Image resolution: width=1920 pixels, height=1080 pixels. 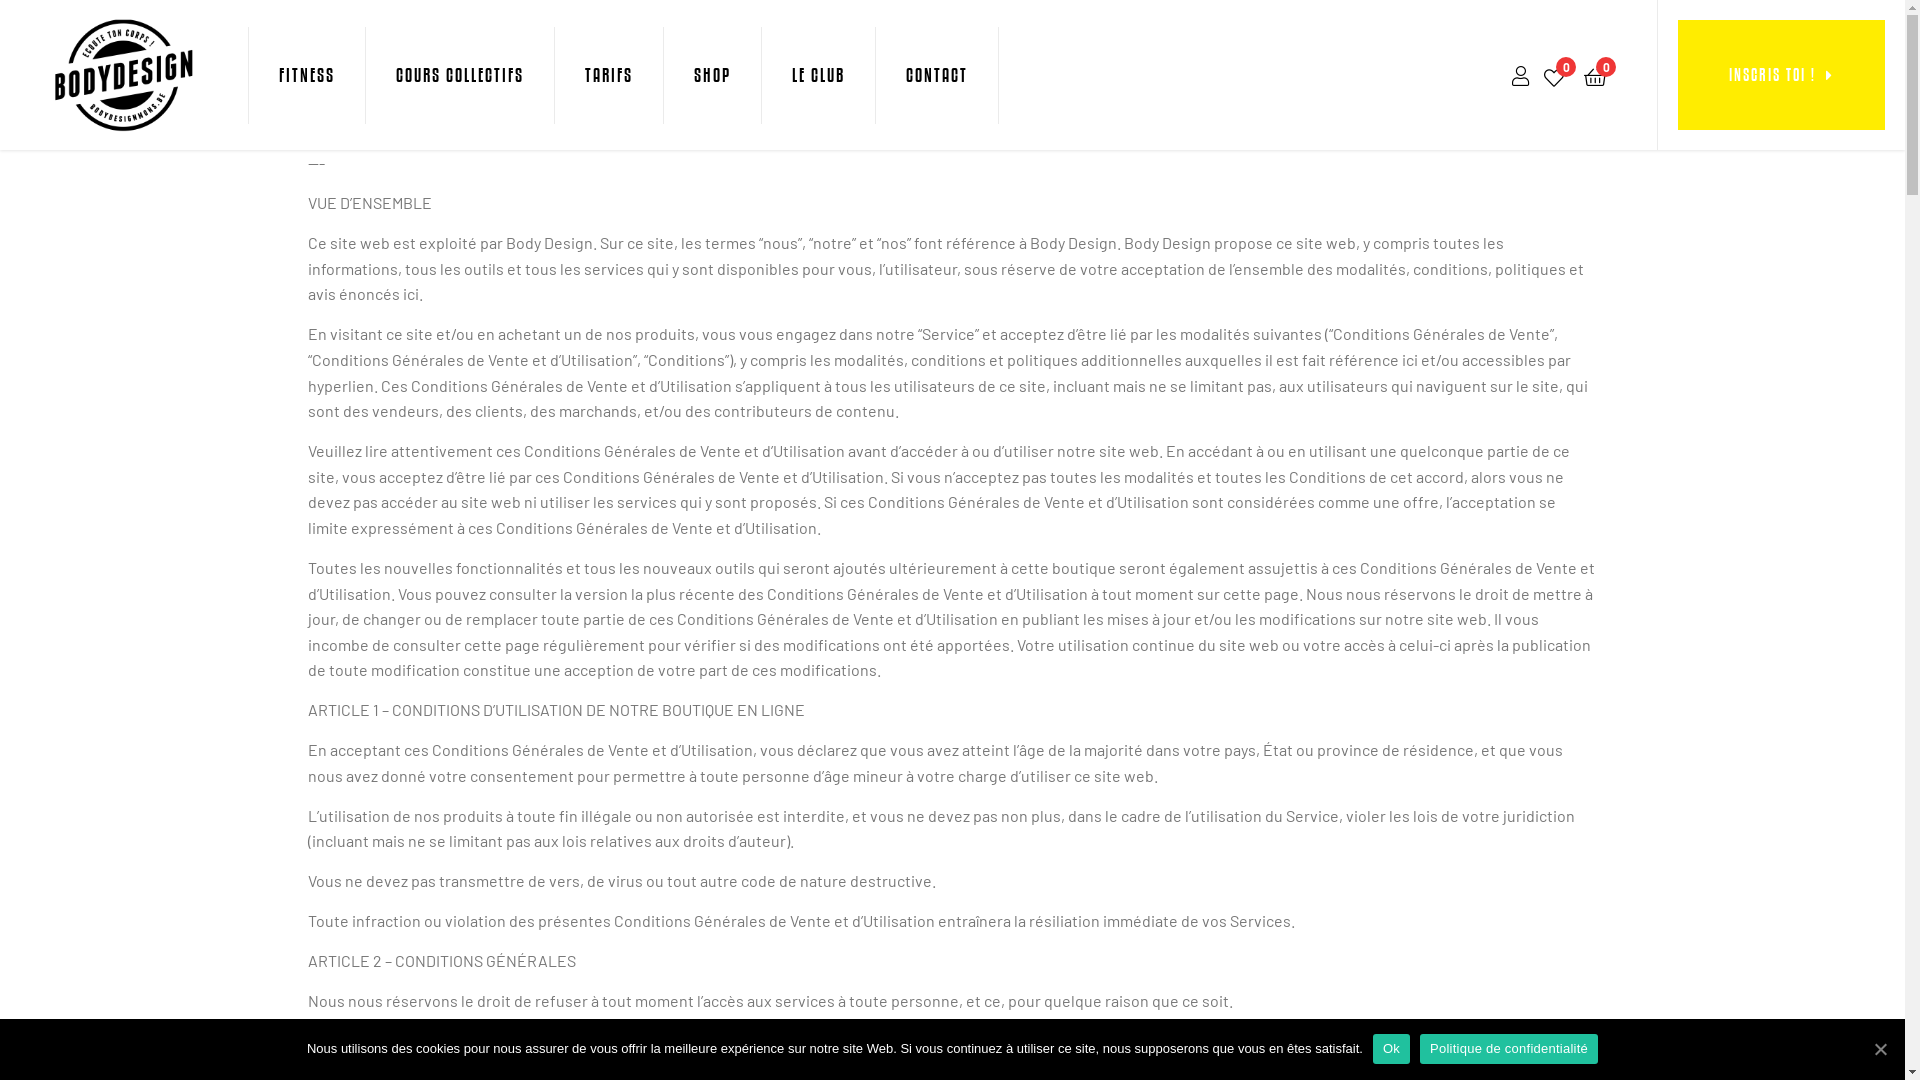 What do you see at coordinates (712, 74) in the screenshot?
I see `'SHOP'` at bounding box center [712, 74].